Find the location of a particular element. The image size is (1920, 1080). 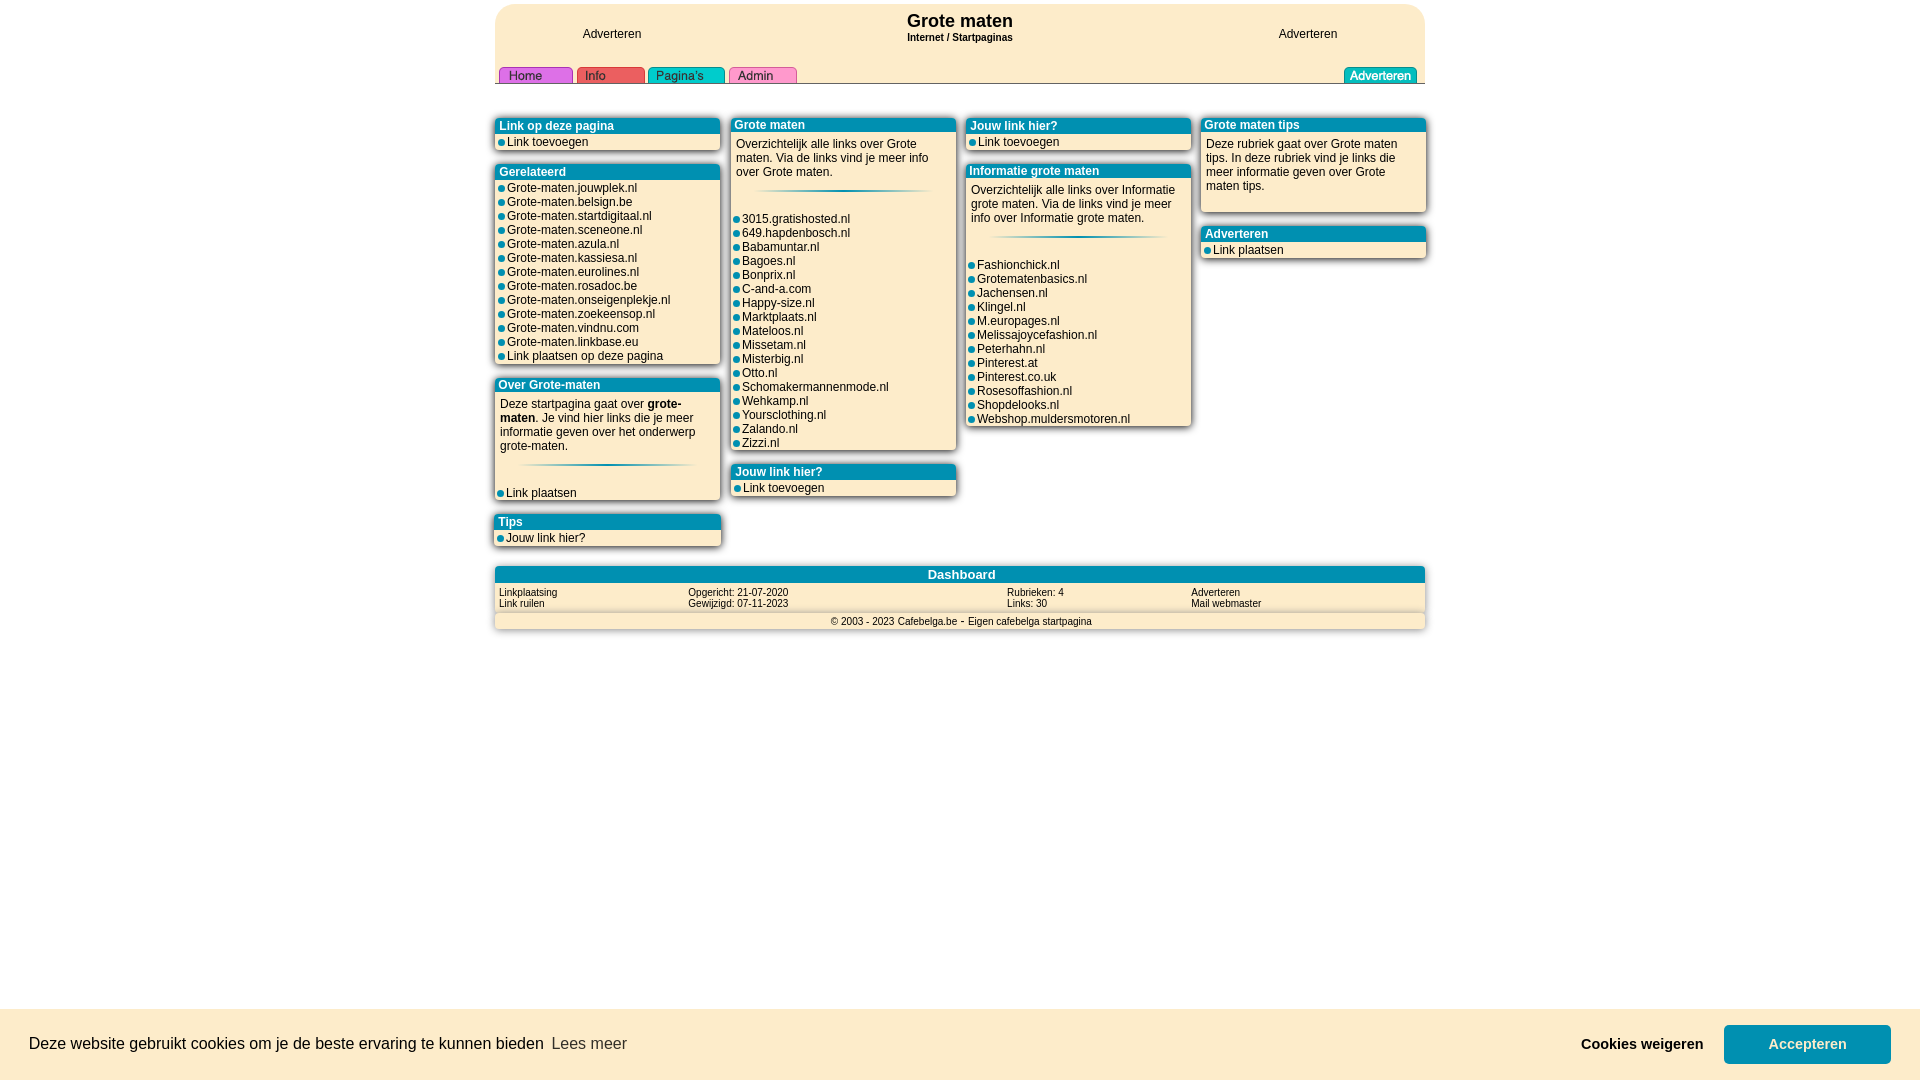

'Startpaginas' is located at coordinates (982, 37).